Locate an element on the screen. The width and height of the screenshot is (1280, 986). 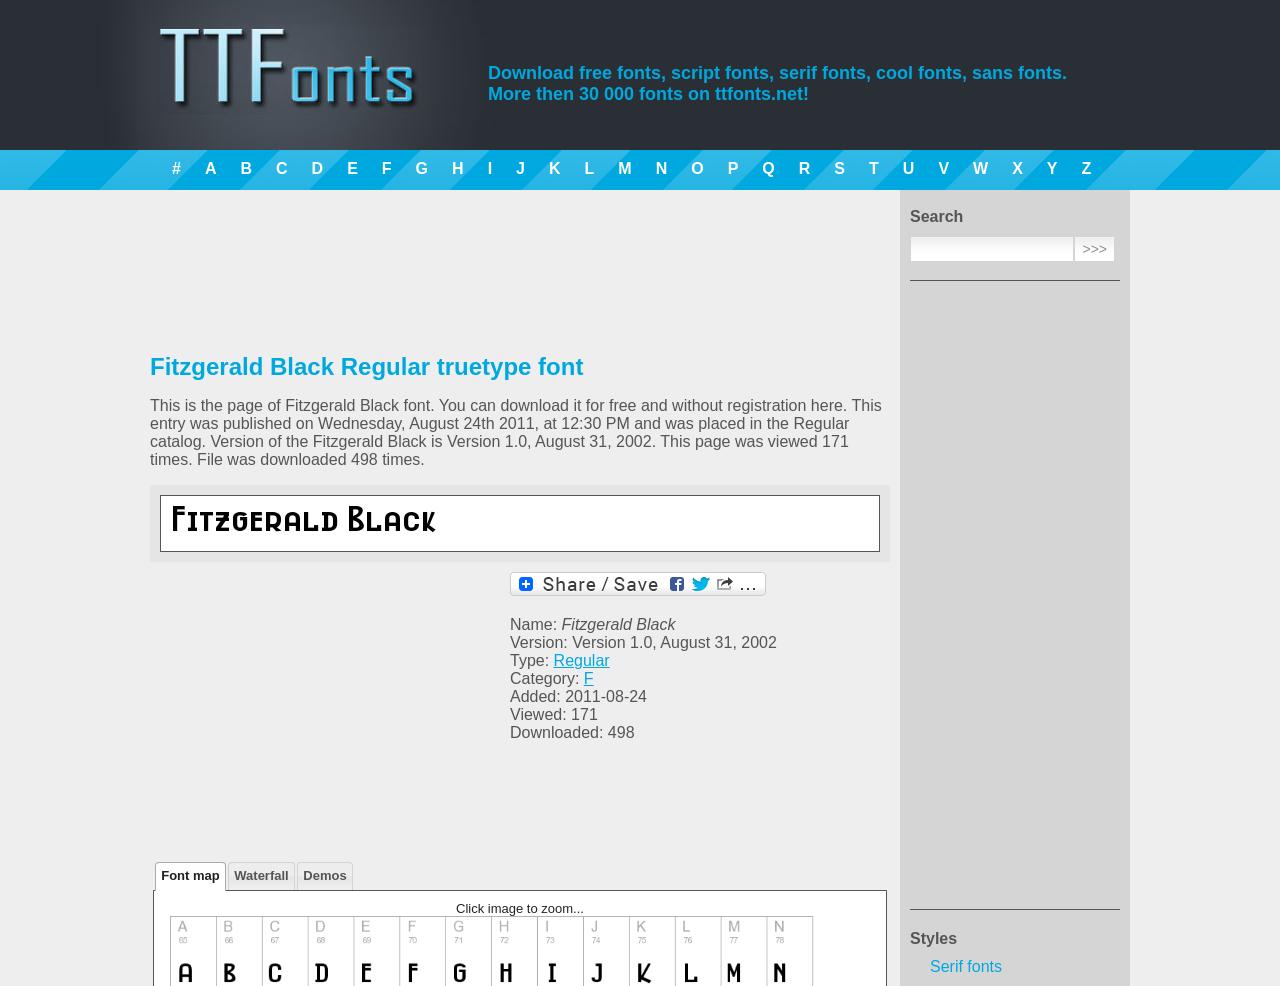
'Q' is located at coordinates (767, 167).